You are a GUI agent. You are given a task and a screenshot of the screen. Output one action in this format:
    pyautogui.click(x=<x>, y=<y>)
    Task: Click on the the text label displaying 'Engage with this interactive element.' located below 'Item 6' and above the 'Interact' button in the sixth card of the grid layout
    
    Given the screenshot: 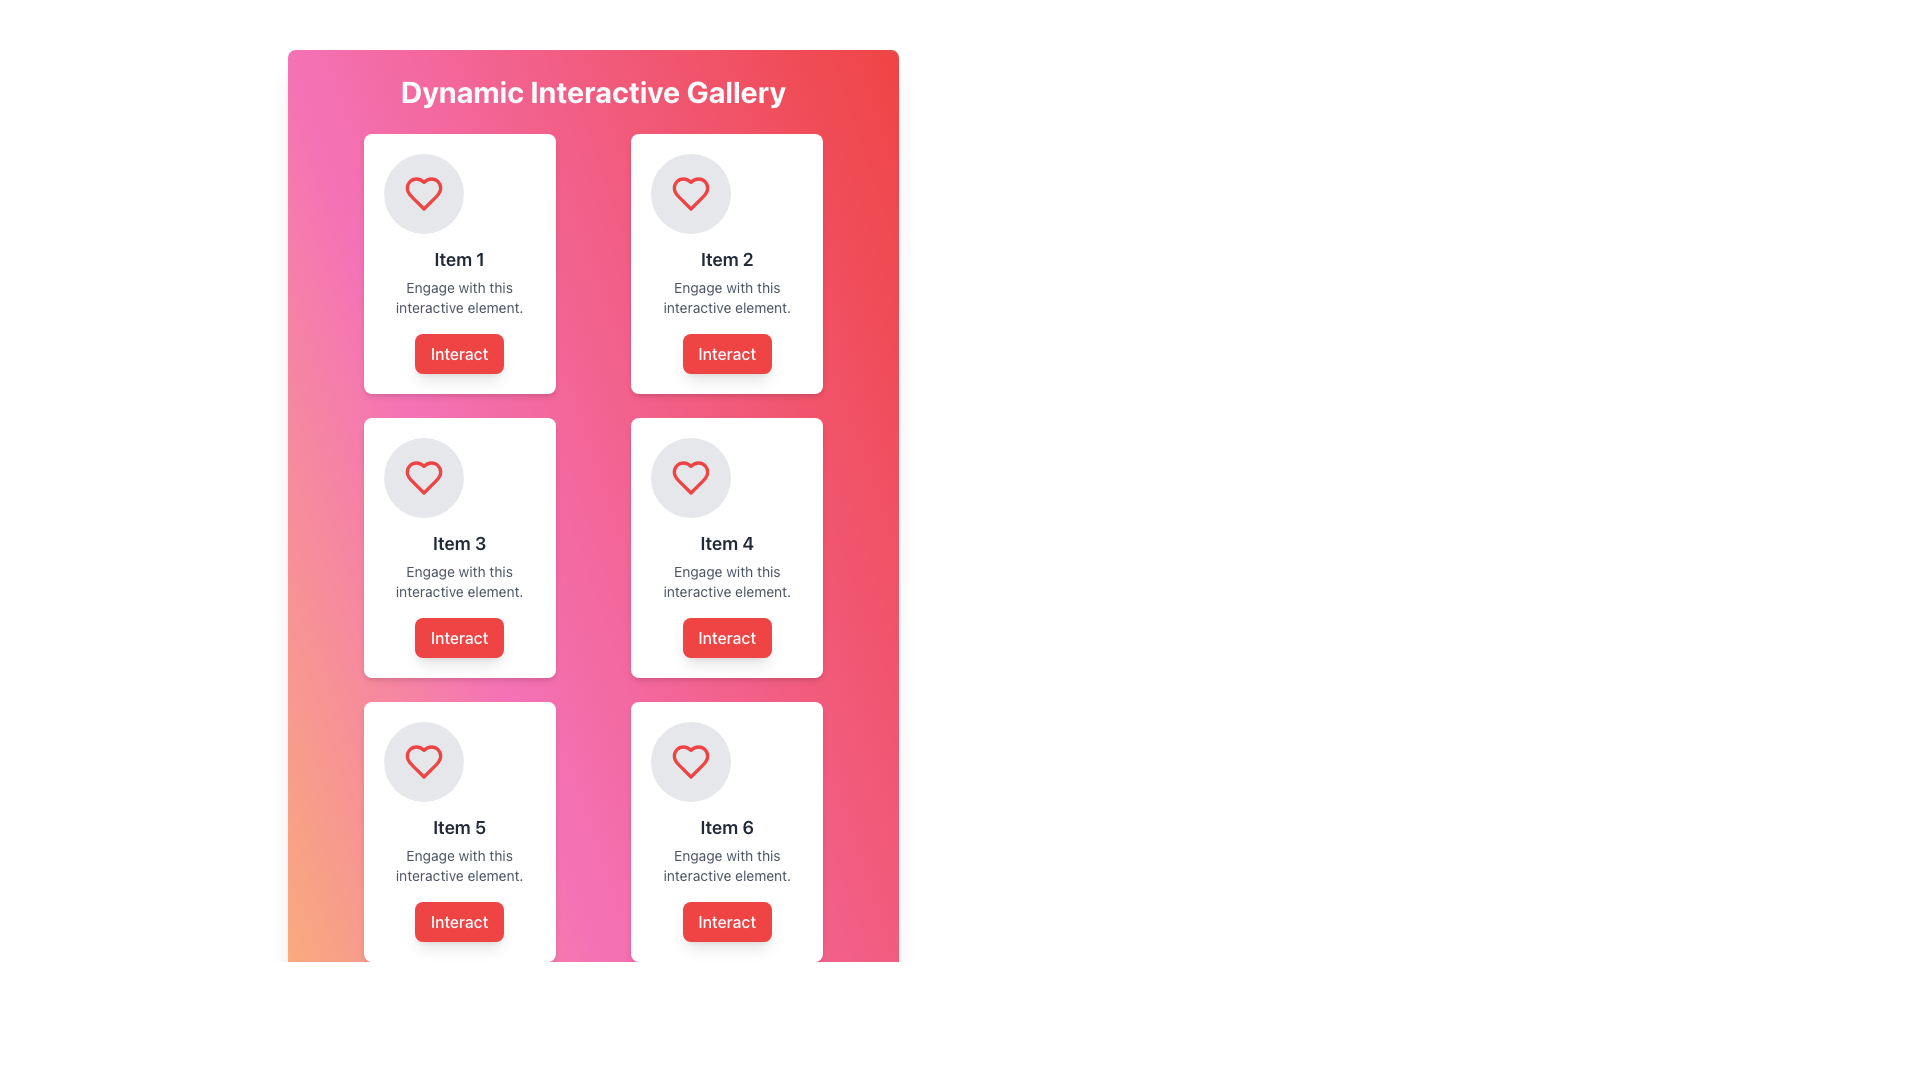 What is the action you would take?
    pyautogui.click(x=726, y=865)
    